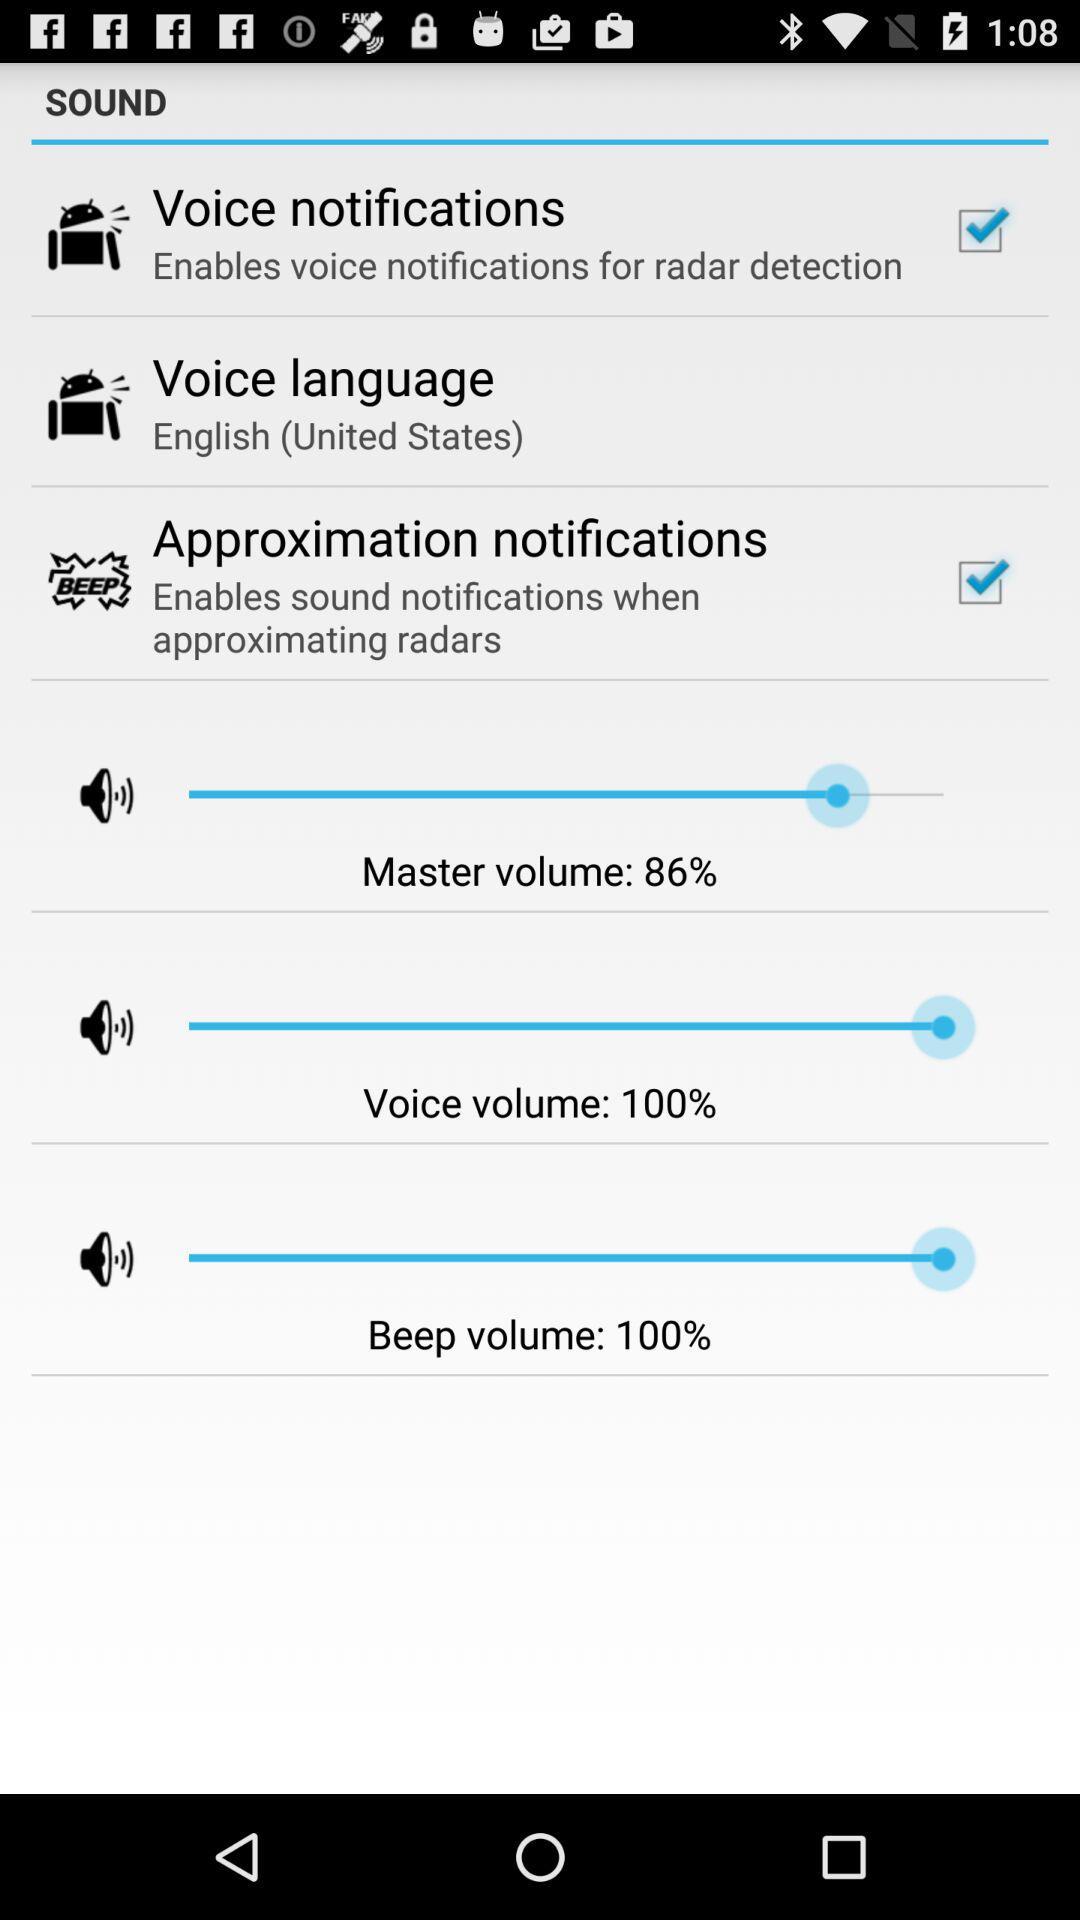  I want to click on voice language item, so click(322, 376).